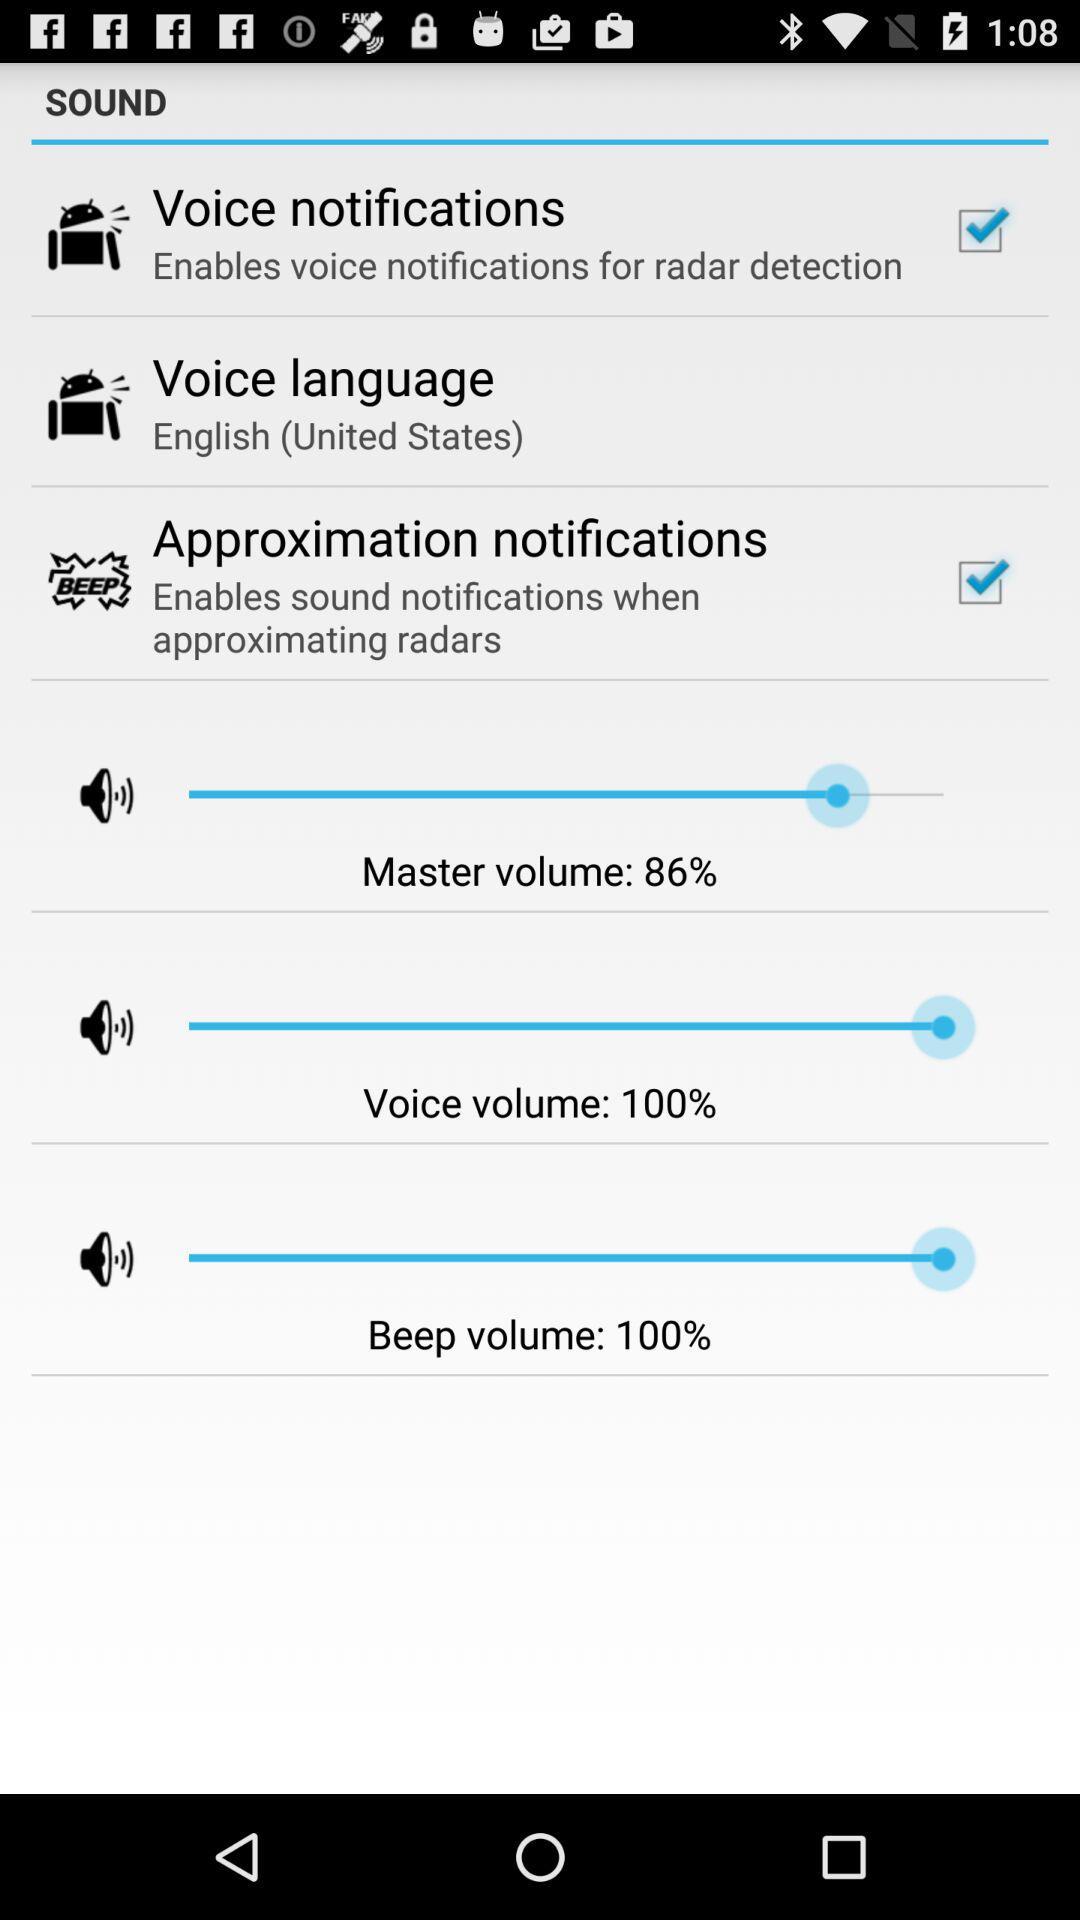  I want to click on voice language item, so click(322, 376).